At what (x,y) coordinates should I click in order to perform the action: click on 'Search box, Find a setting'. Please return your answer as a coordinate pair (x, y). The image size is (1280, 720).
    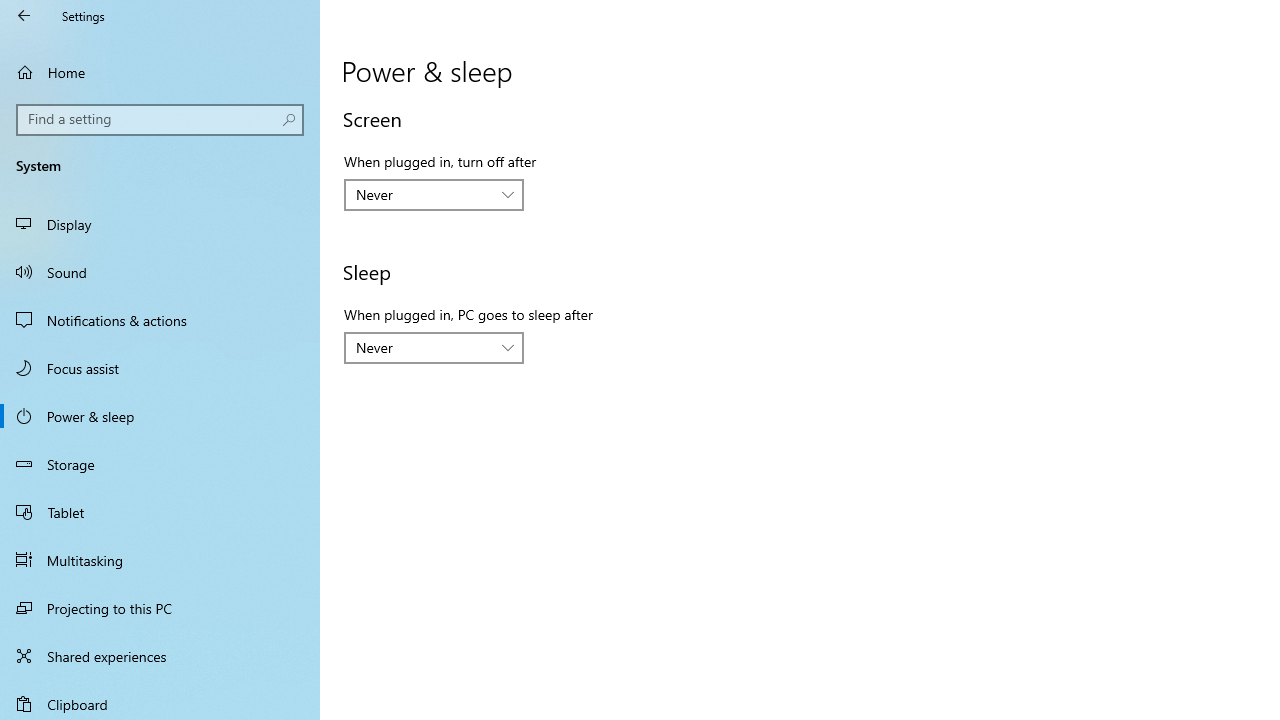
    Looking at the image, I should click on (160, 119).